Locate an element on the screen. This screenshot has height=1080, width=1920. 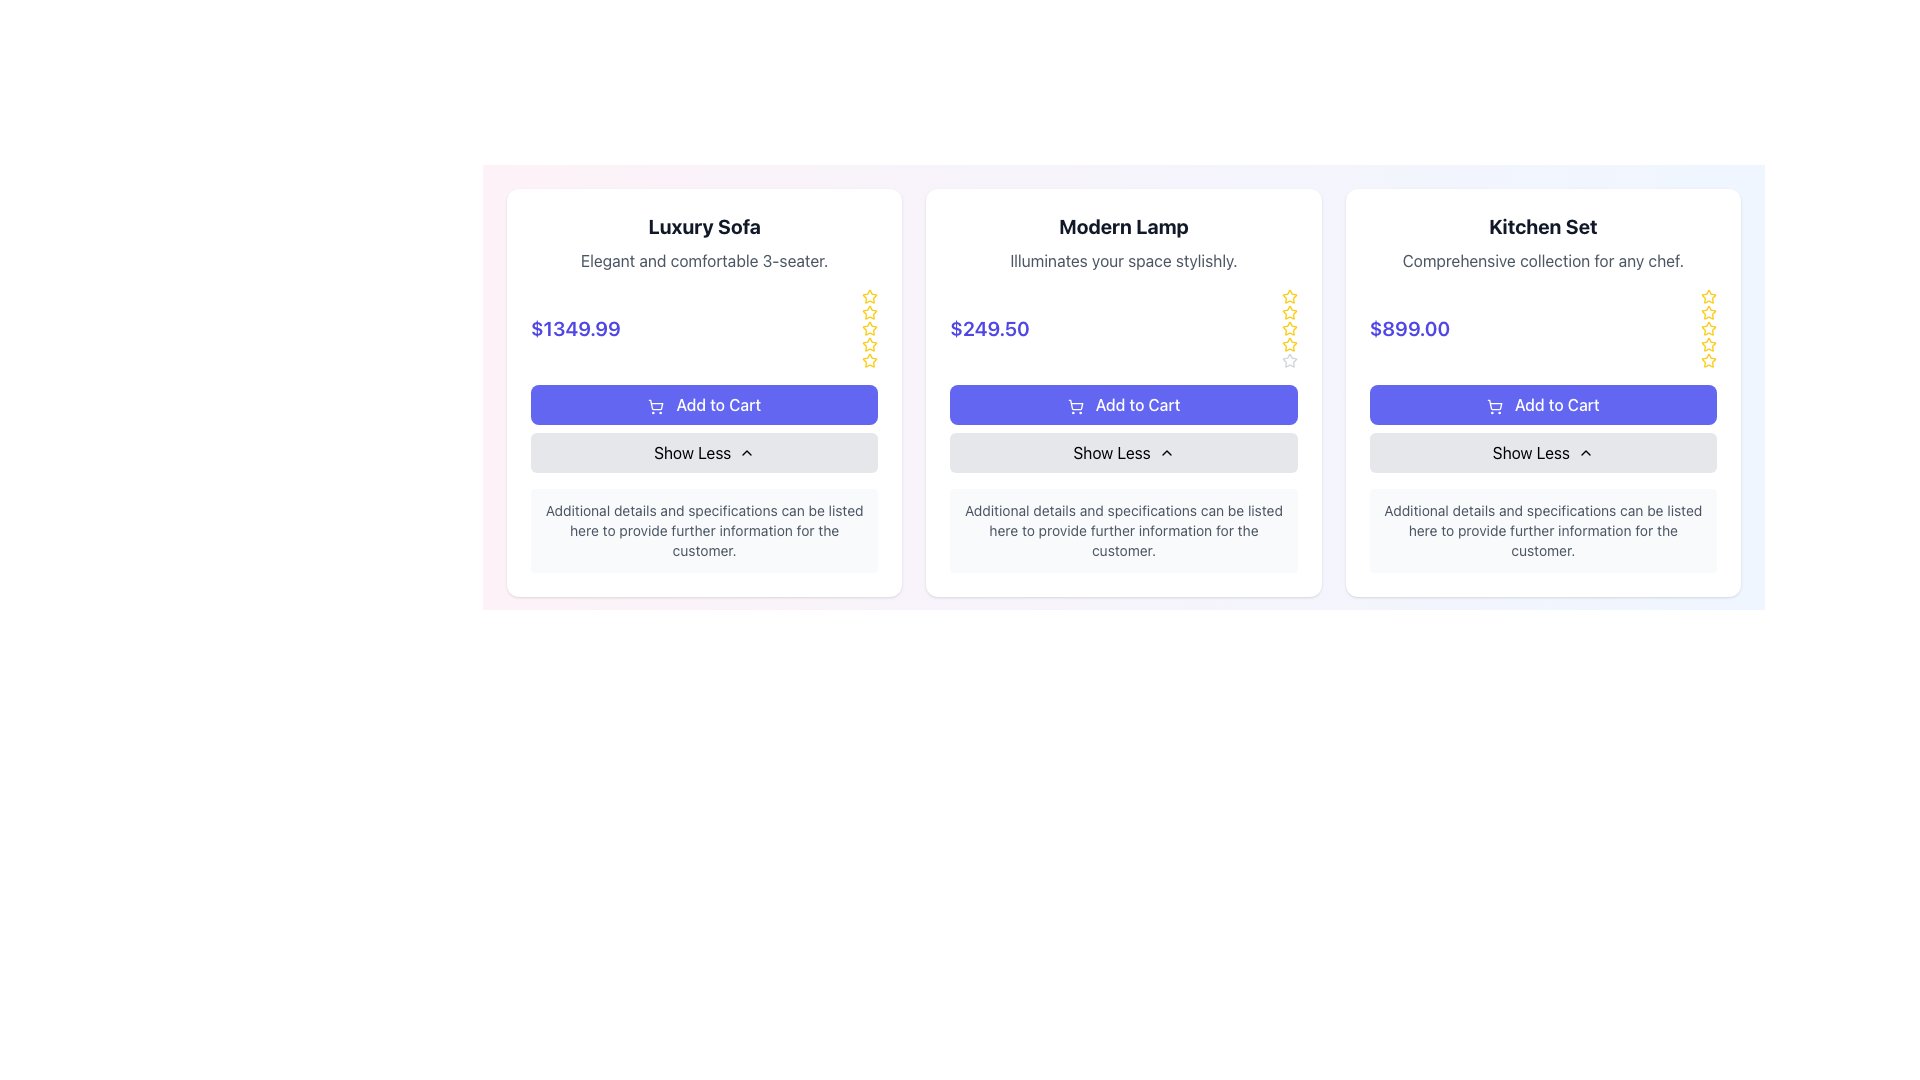
the third star icon in the rating section of the Kitchen Set product card is located at coordinates (1707, 312).